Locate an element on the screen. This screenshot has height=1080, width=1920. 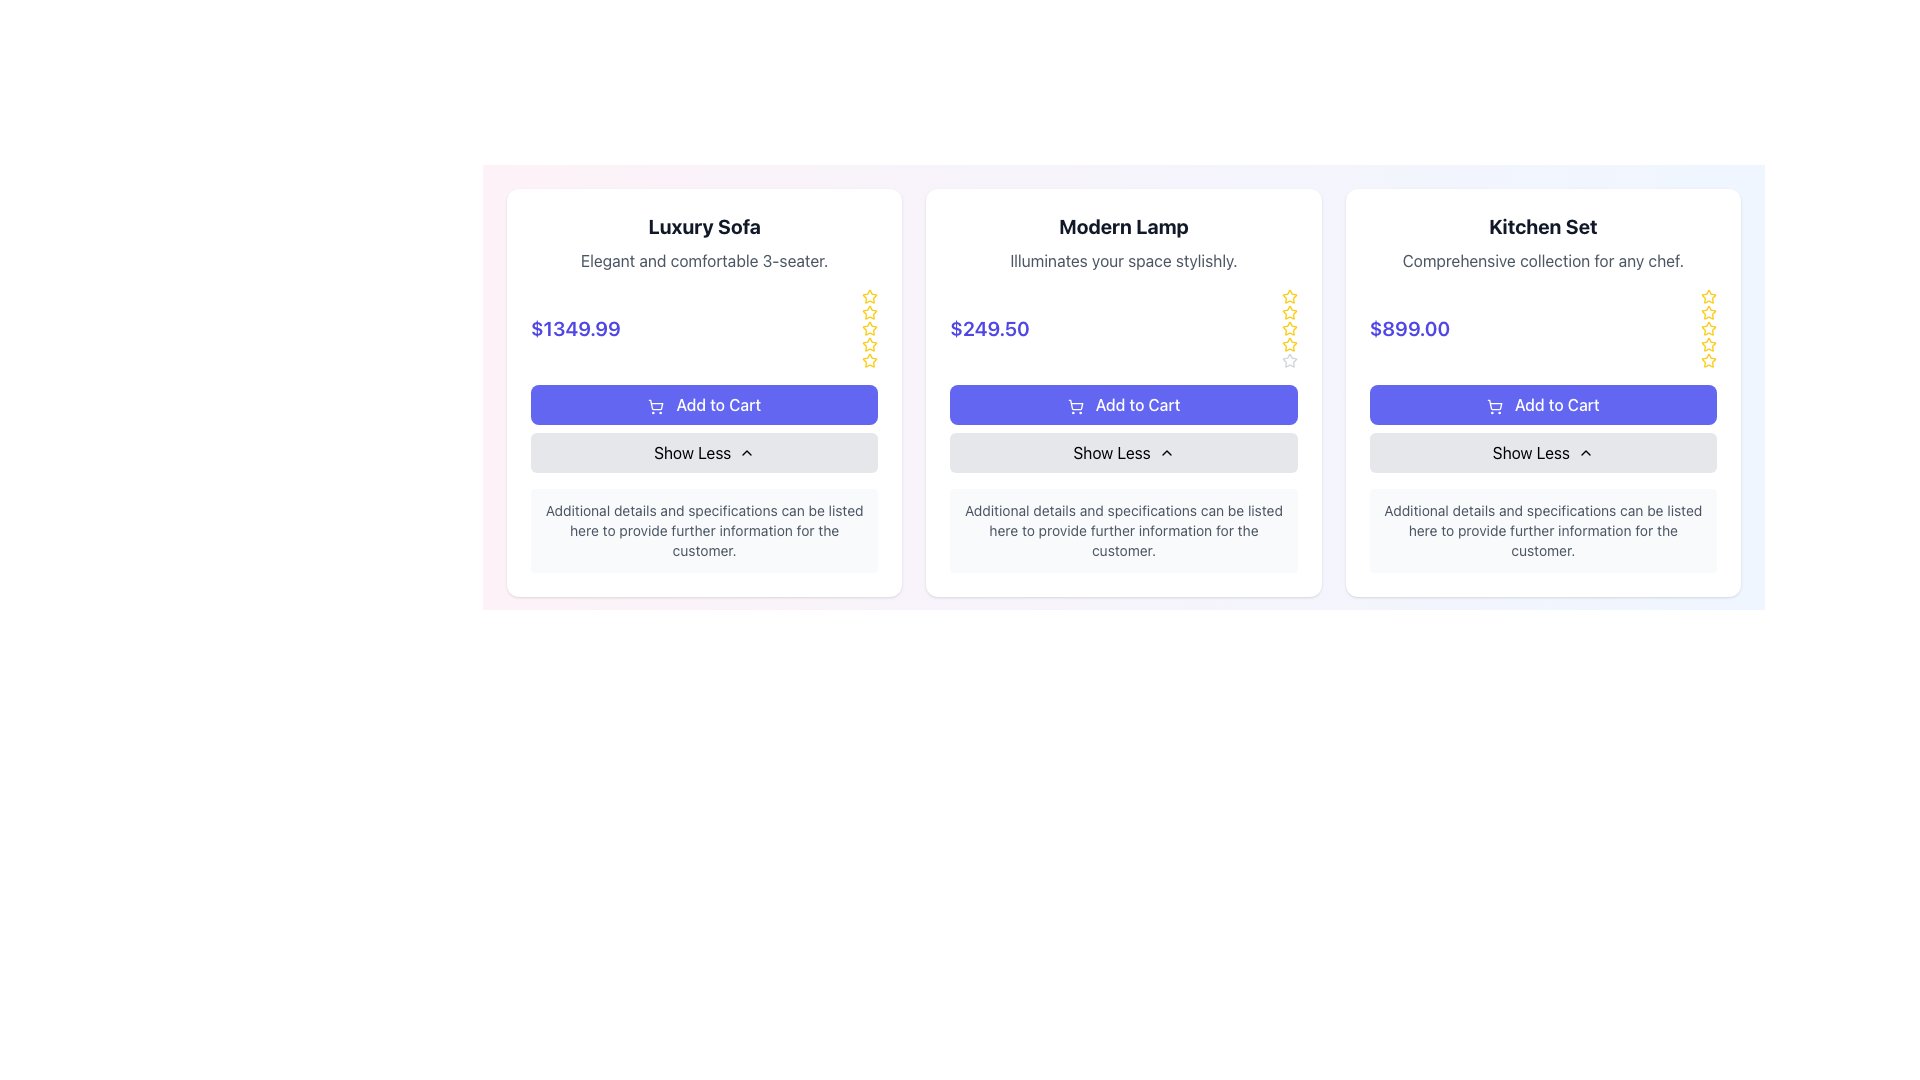
the third star icon in the rating section of the Kitchen Set product card is located at coordinates (1707, 312).